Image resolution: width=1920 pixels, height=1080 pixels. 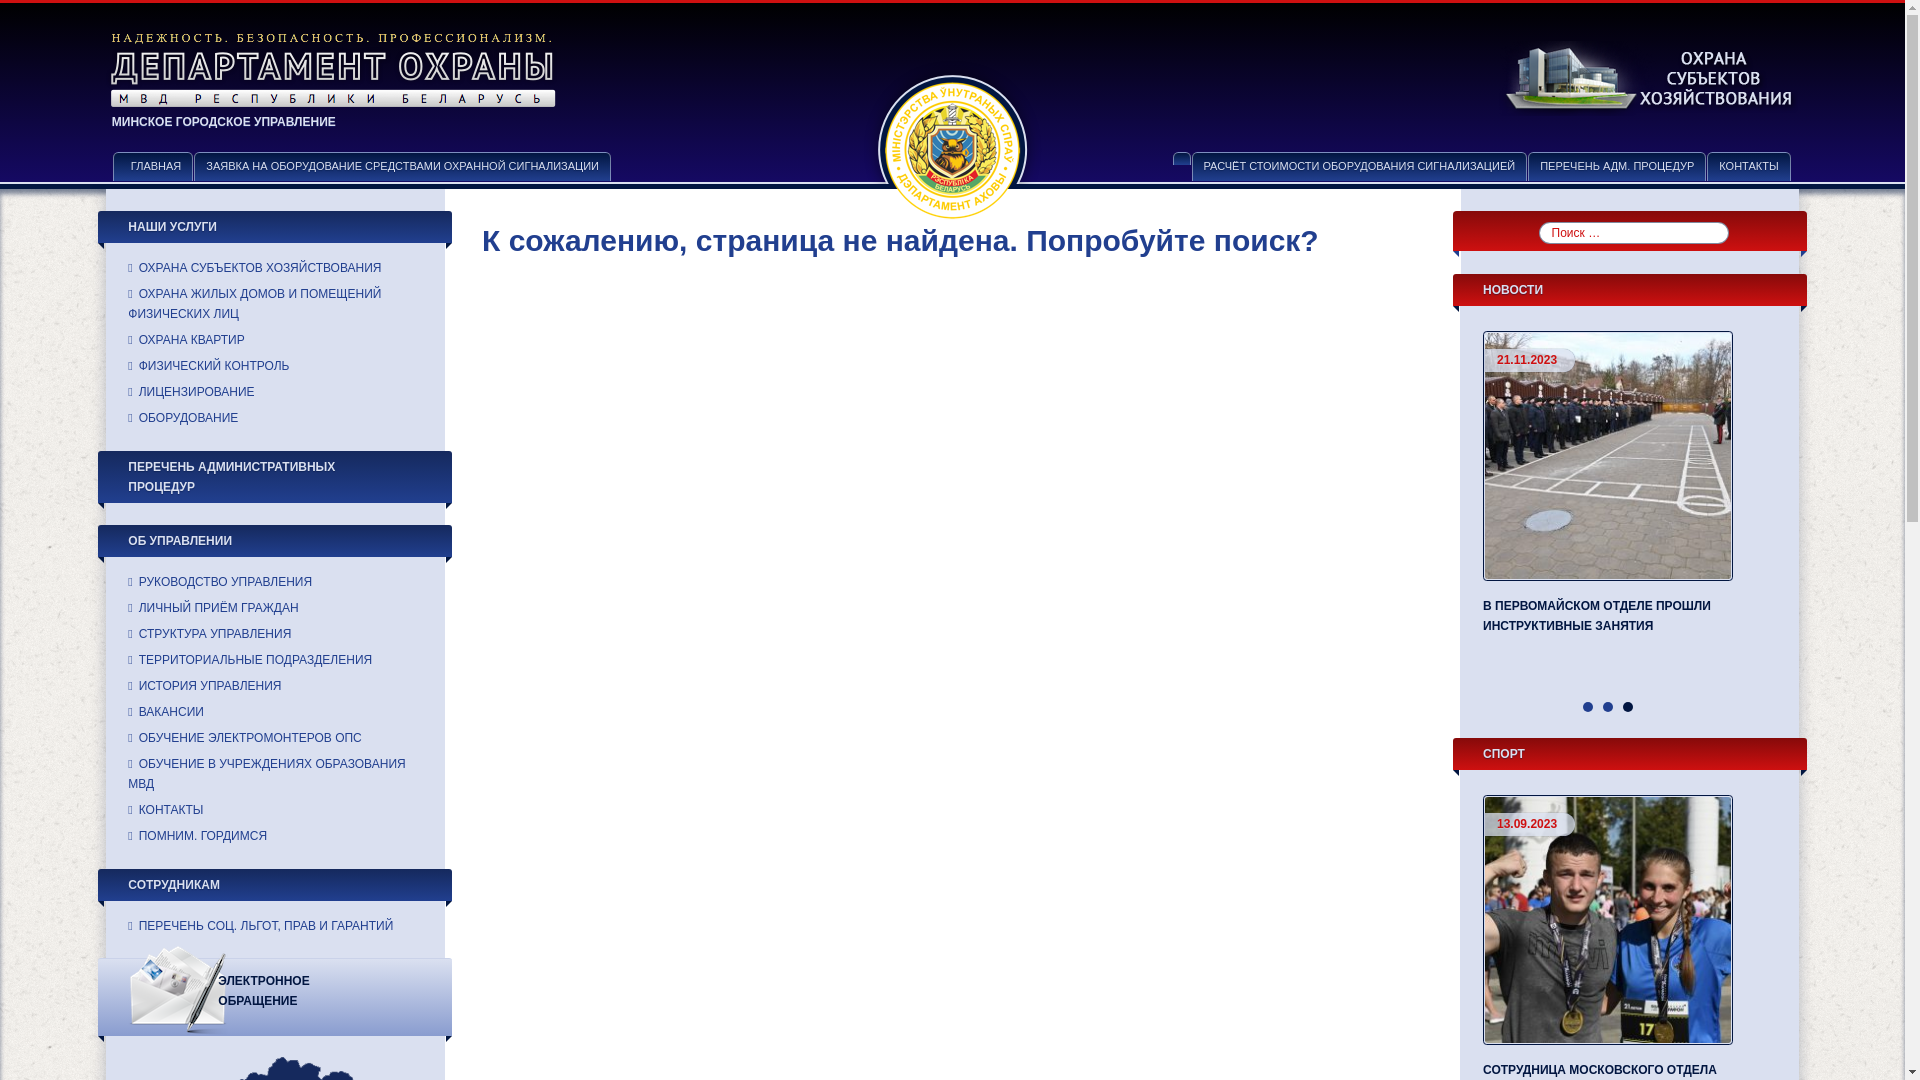 What do you see at coordinates (1622, 705) in the screenshot?
I see `'3'` at bounding box center [1622, 705].